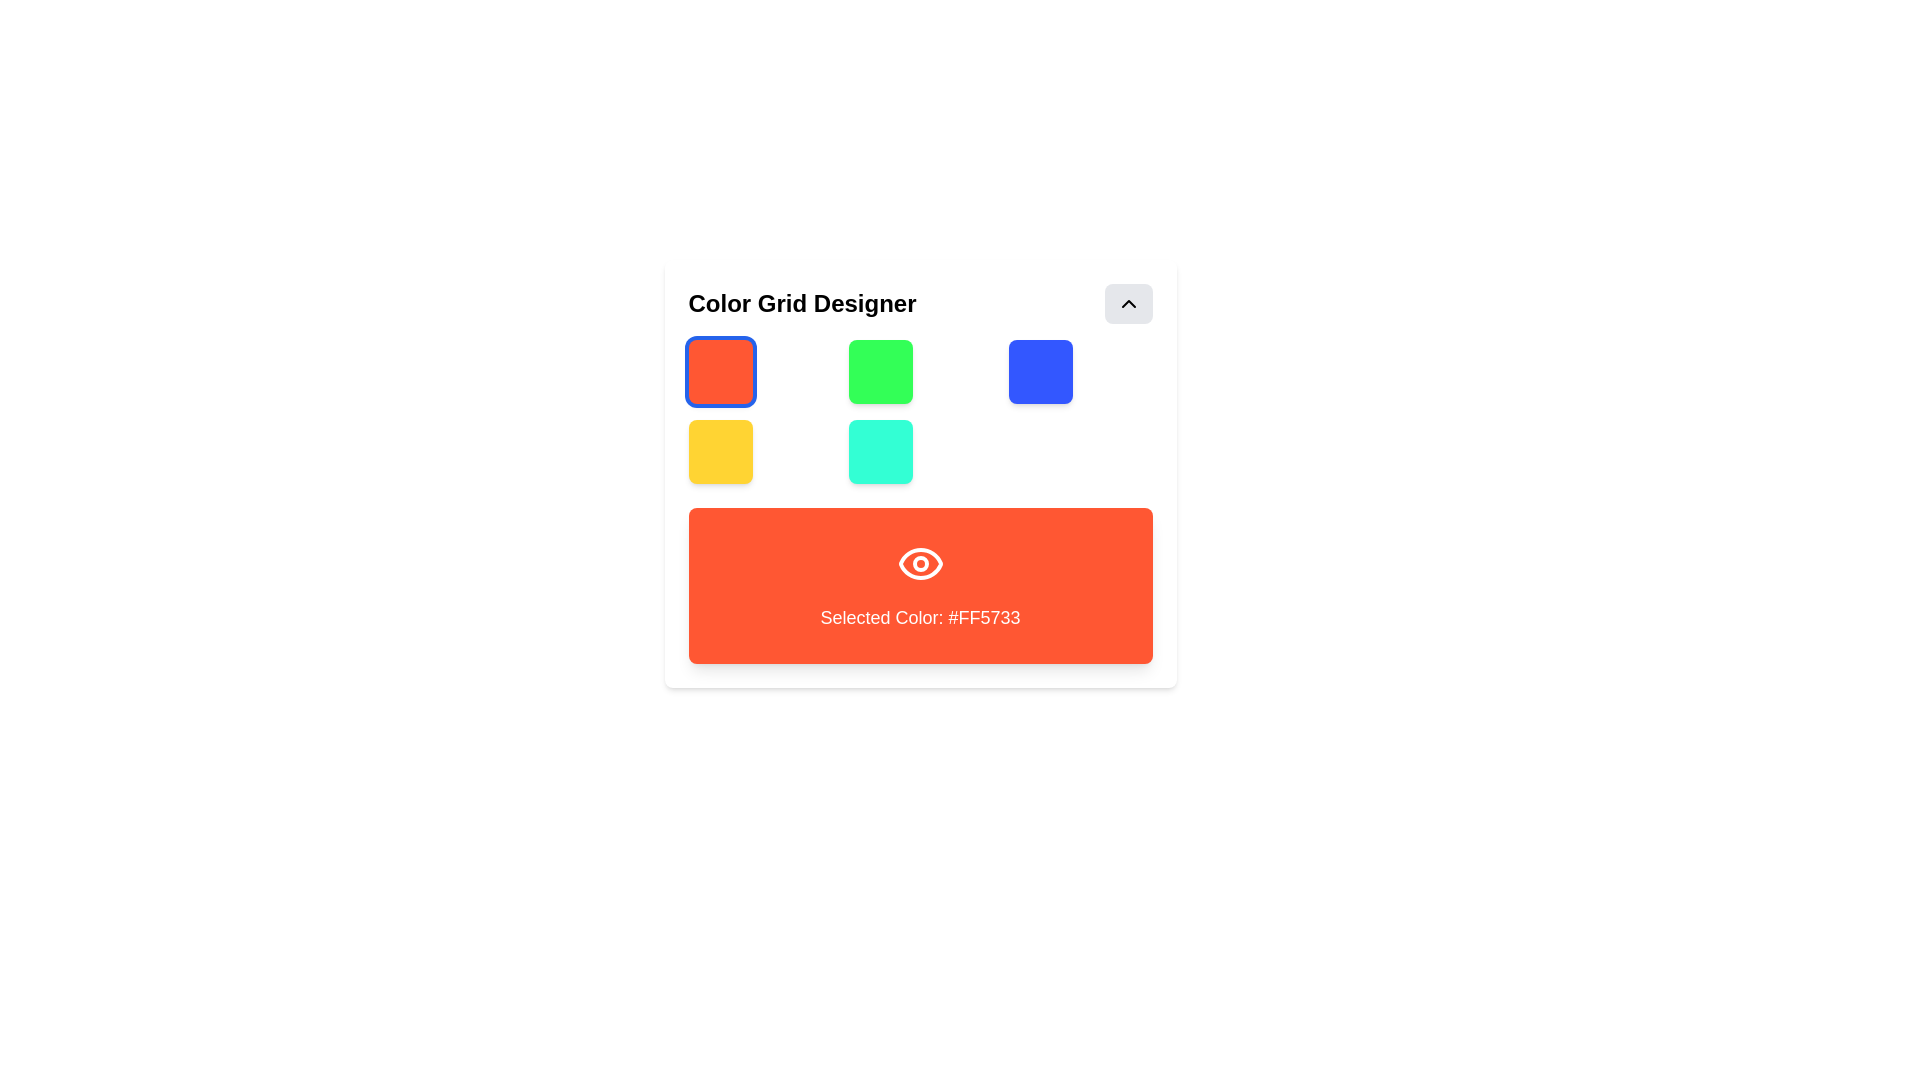  Describe the element at coordinates (802, 304) in the screenshot. I see `the bold, large-sized text displaying 'Color Grid Designer' located at the top-left corner of the interface` at that location.